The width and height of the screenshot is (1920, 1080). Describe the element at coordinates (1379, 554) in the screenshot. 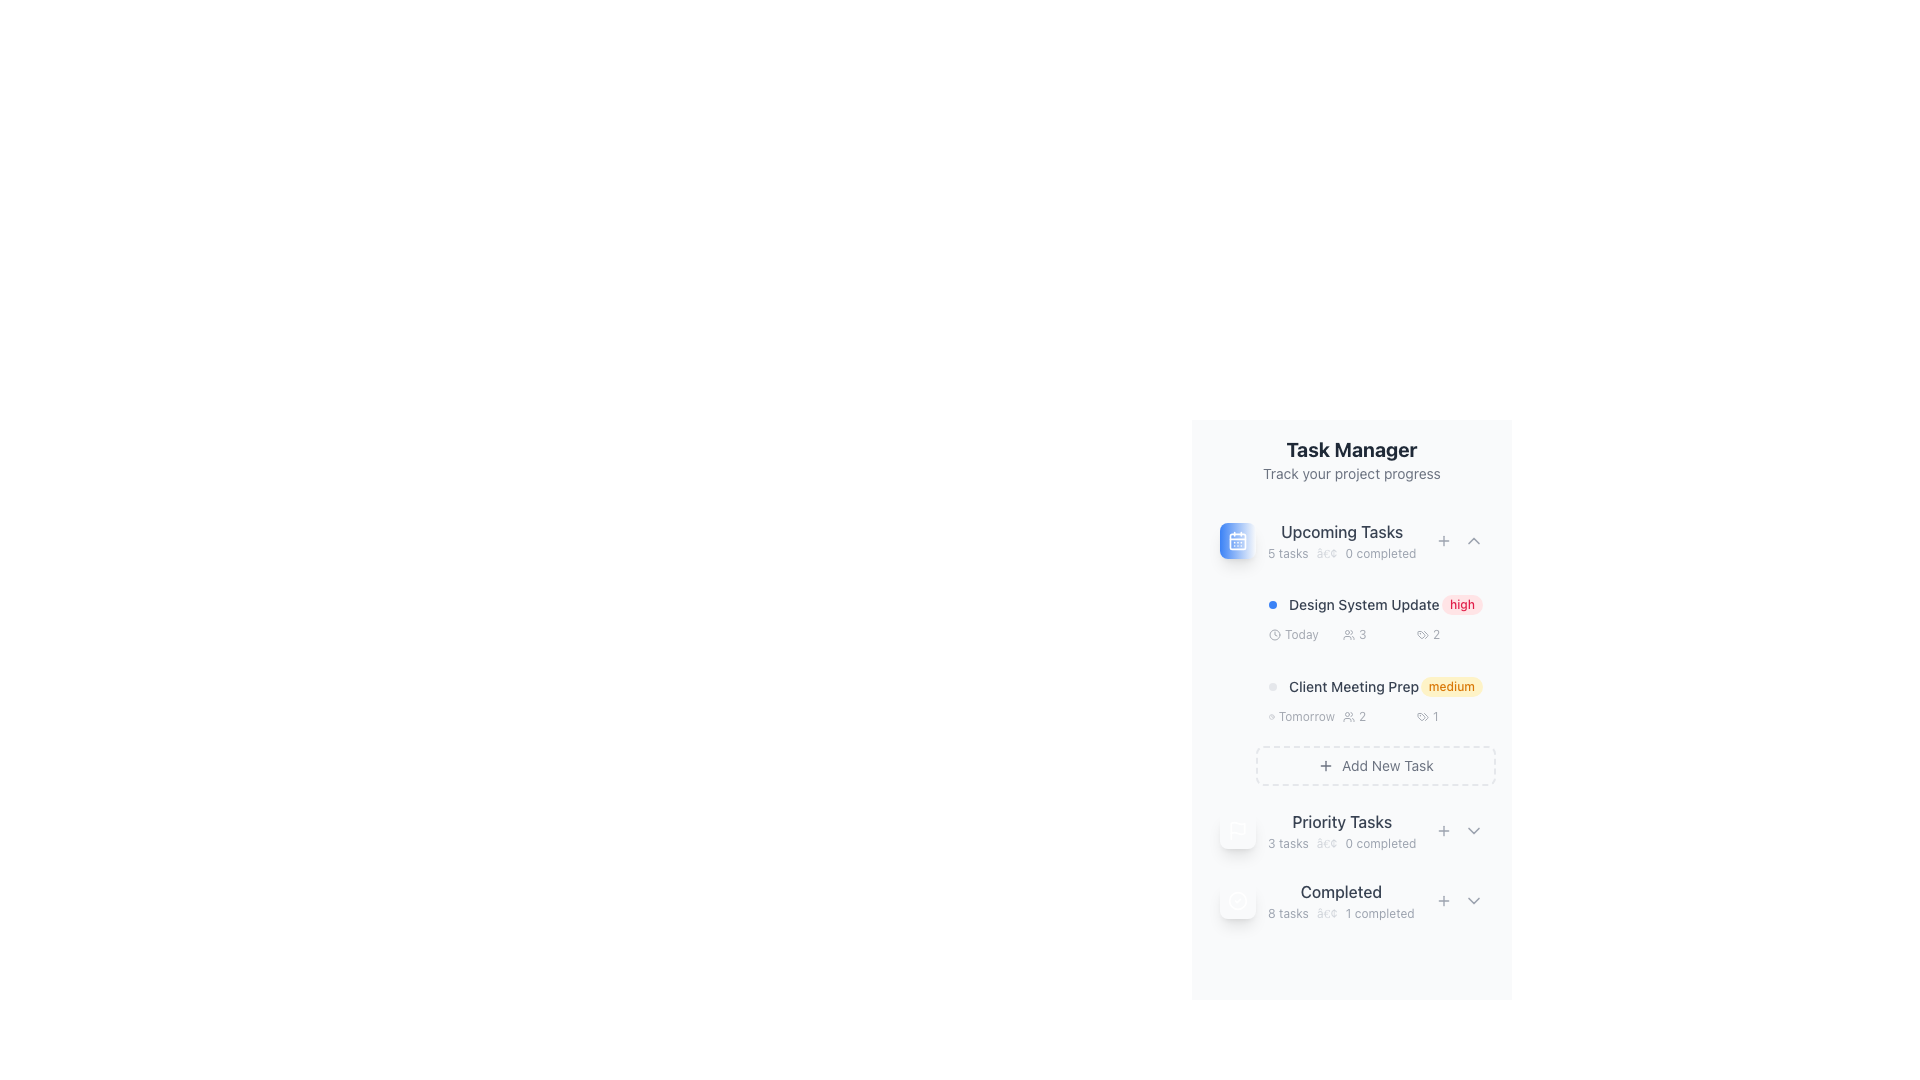

I see `the text label displaying '0 completed' which is styled in light gray and located within the 'Upcoming Tasks' section, positioned to the right of a bullet-like separator and another text element '5 tasks'` at that location.